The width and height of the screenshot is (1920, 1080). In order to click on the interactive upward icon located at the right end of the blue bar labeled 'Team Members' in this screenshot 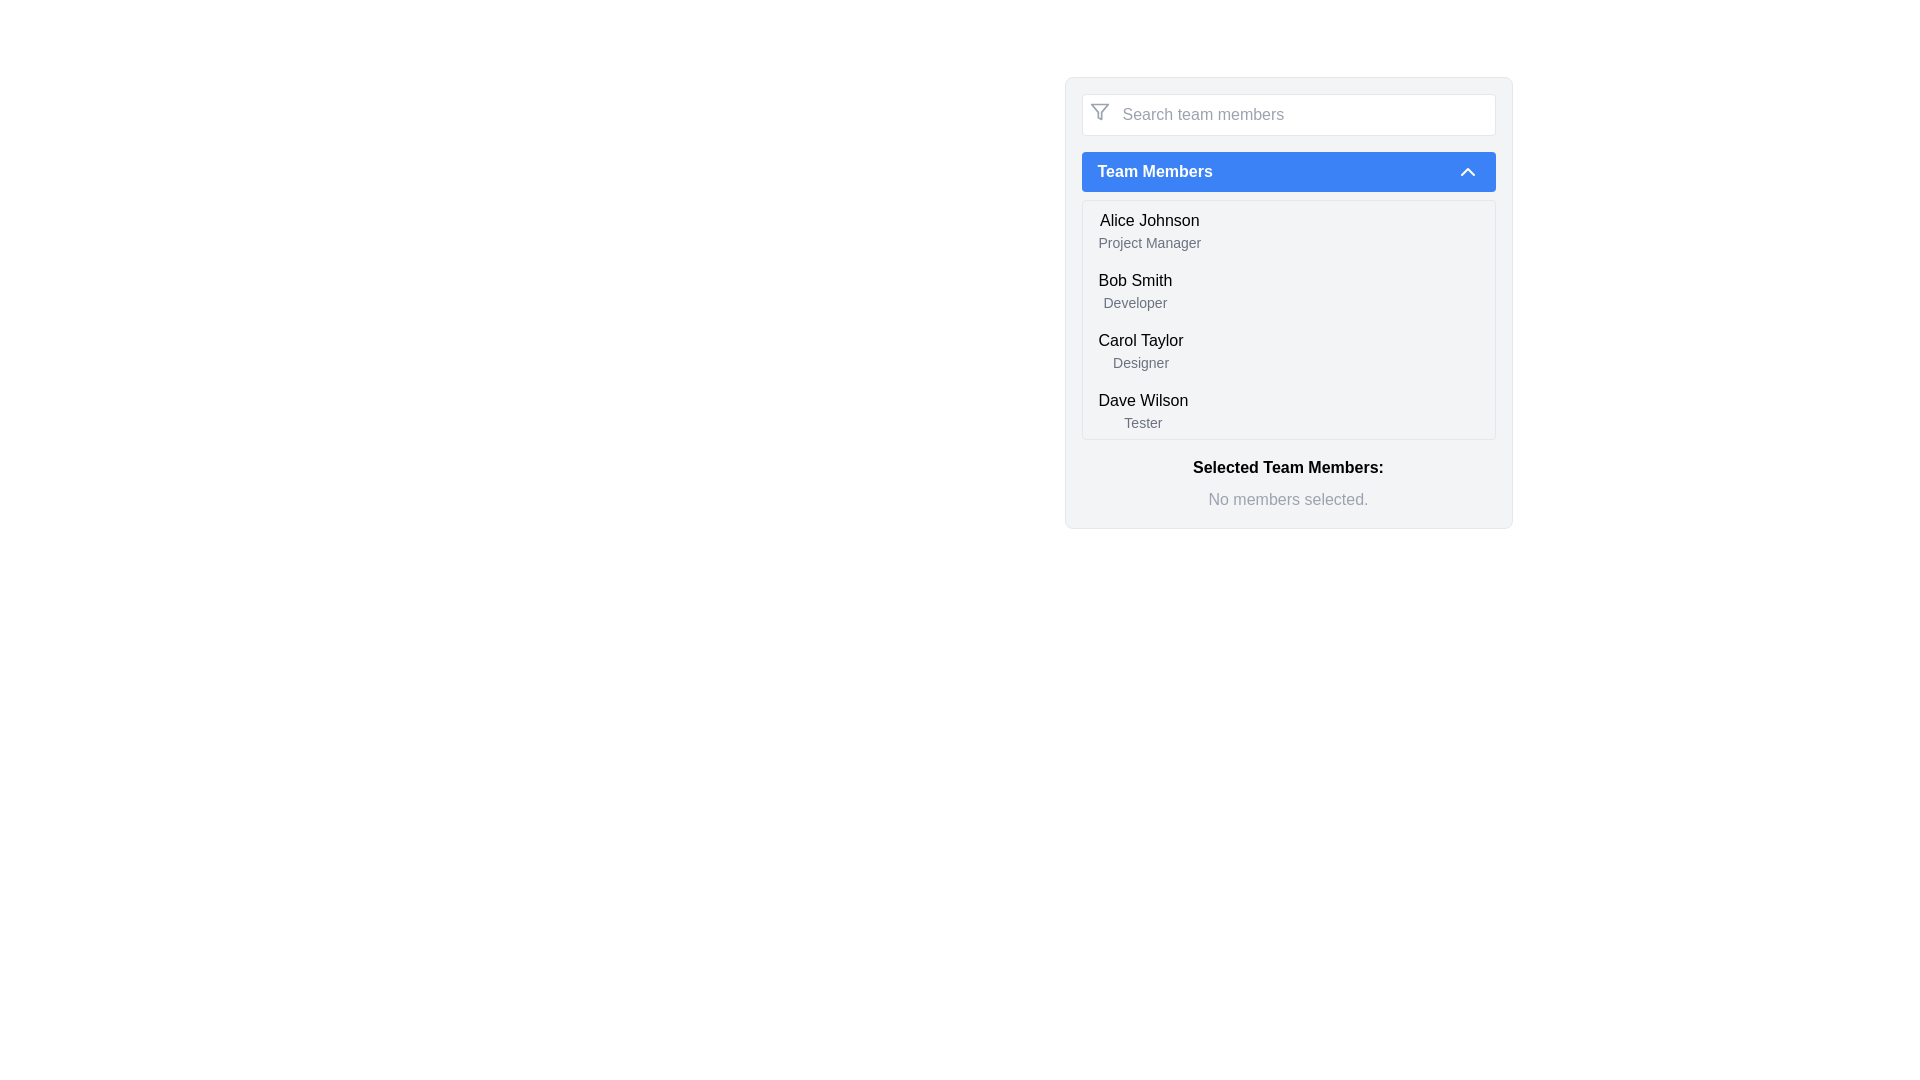, I will do `click(1467, 171)`.